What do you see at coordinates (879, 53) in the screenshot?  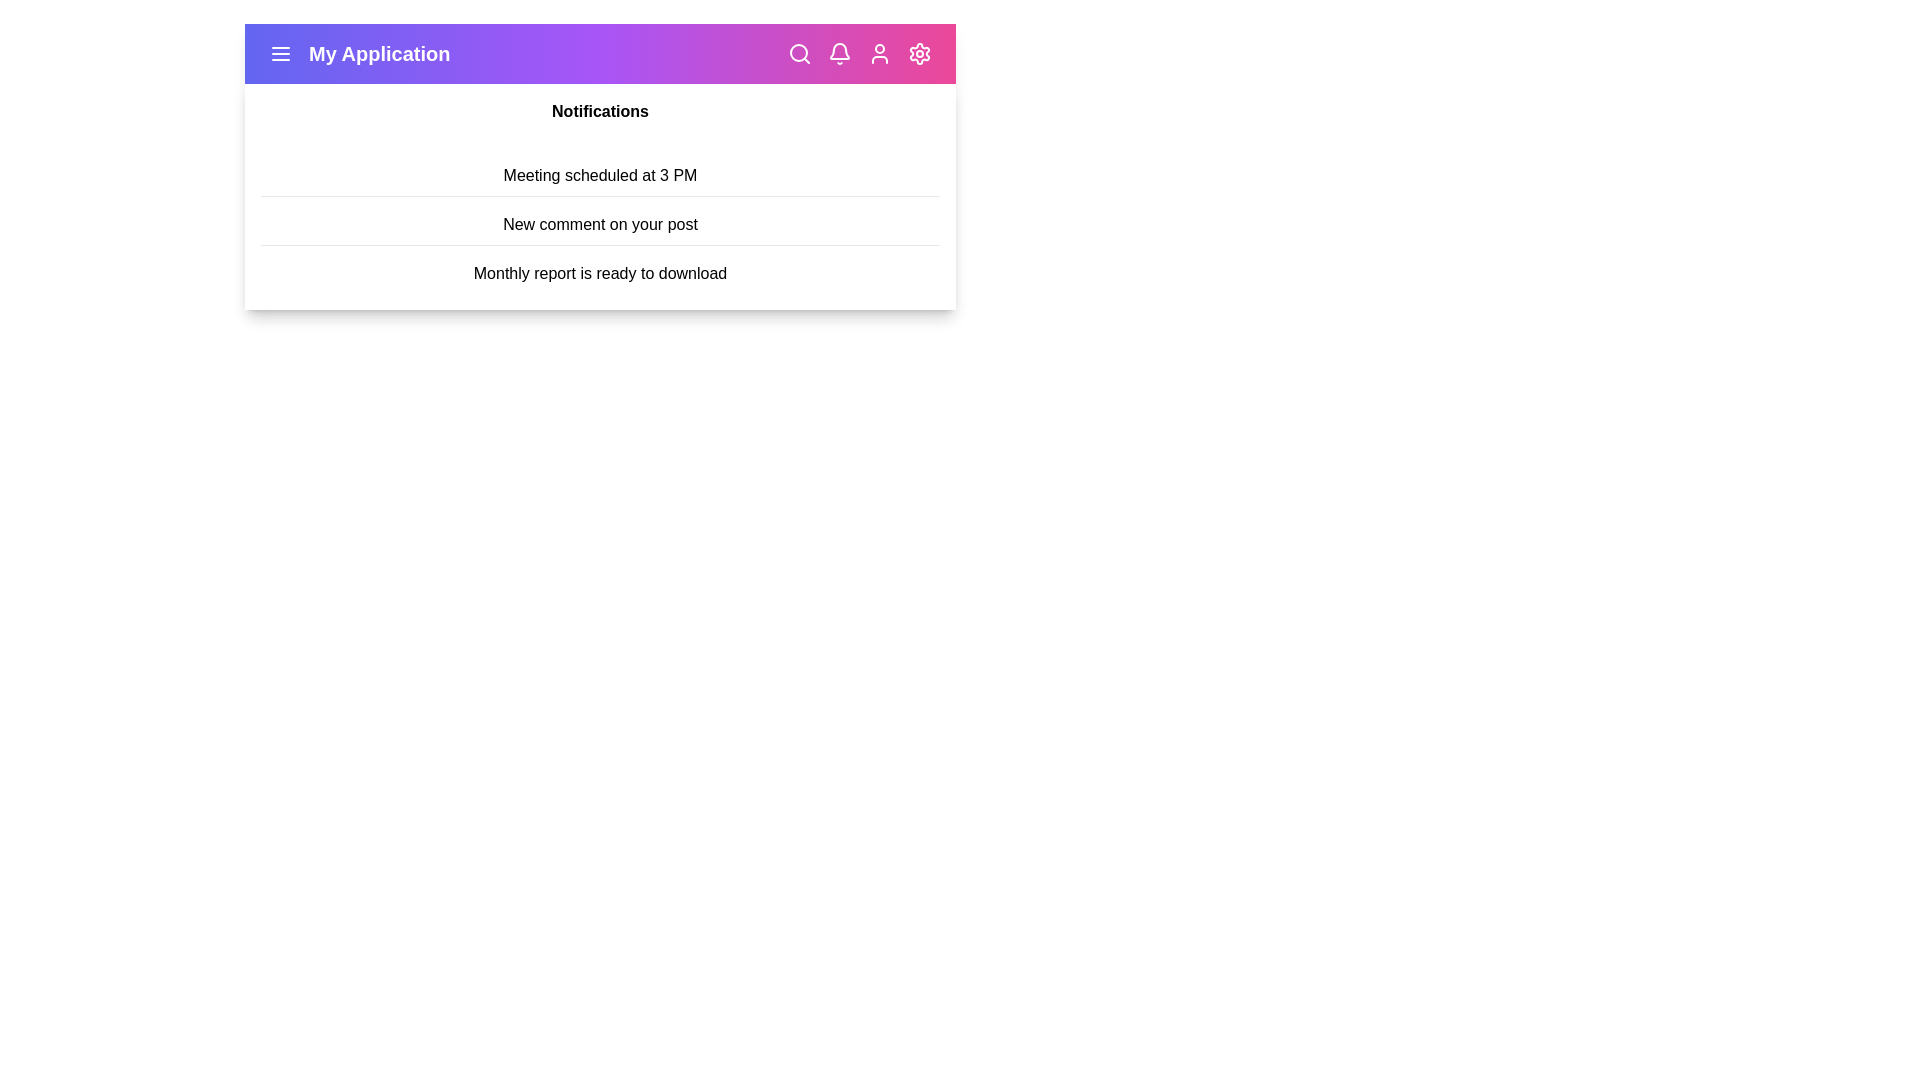 I see `the user icon to open the user profile` at bounding box center [879, 53].